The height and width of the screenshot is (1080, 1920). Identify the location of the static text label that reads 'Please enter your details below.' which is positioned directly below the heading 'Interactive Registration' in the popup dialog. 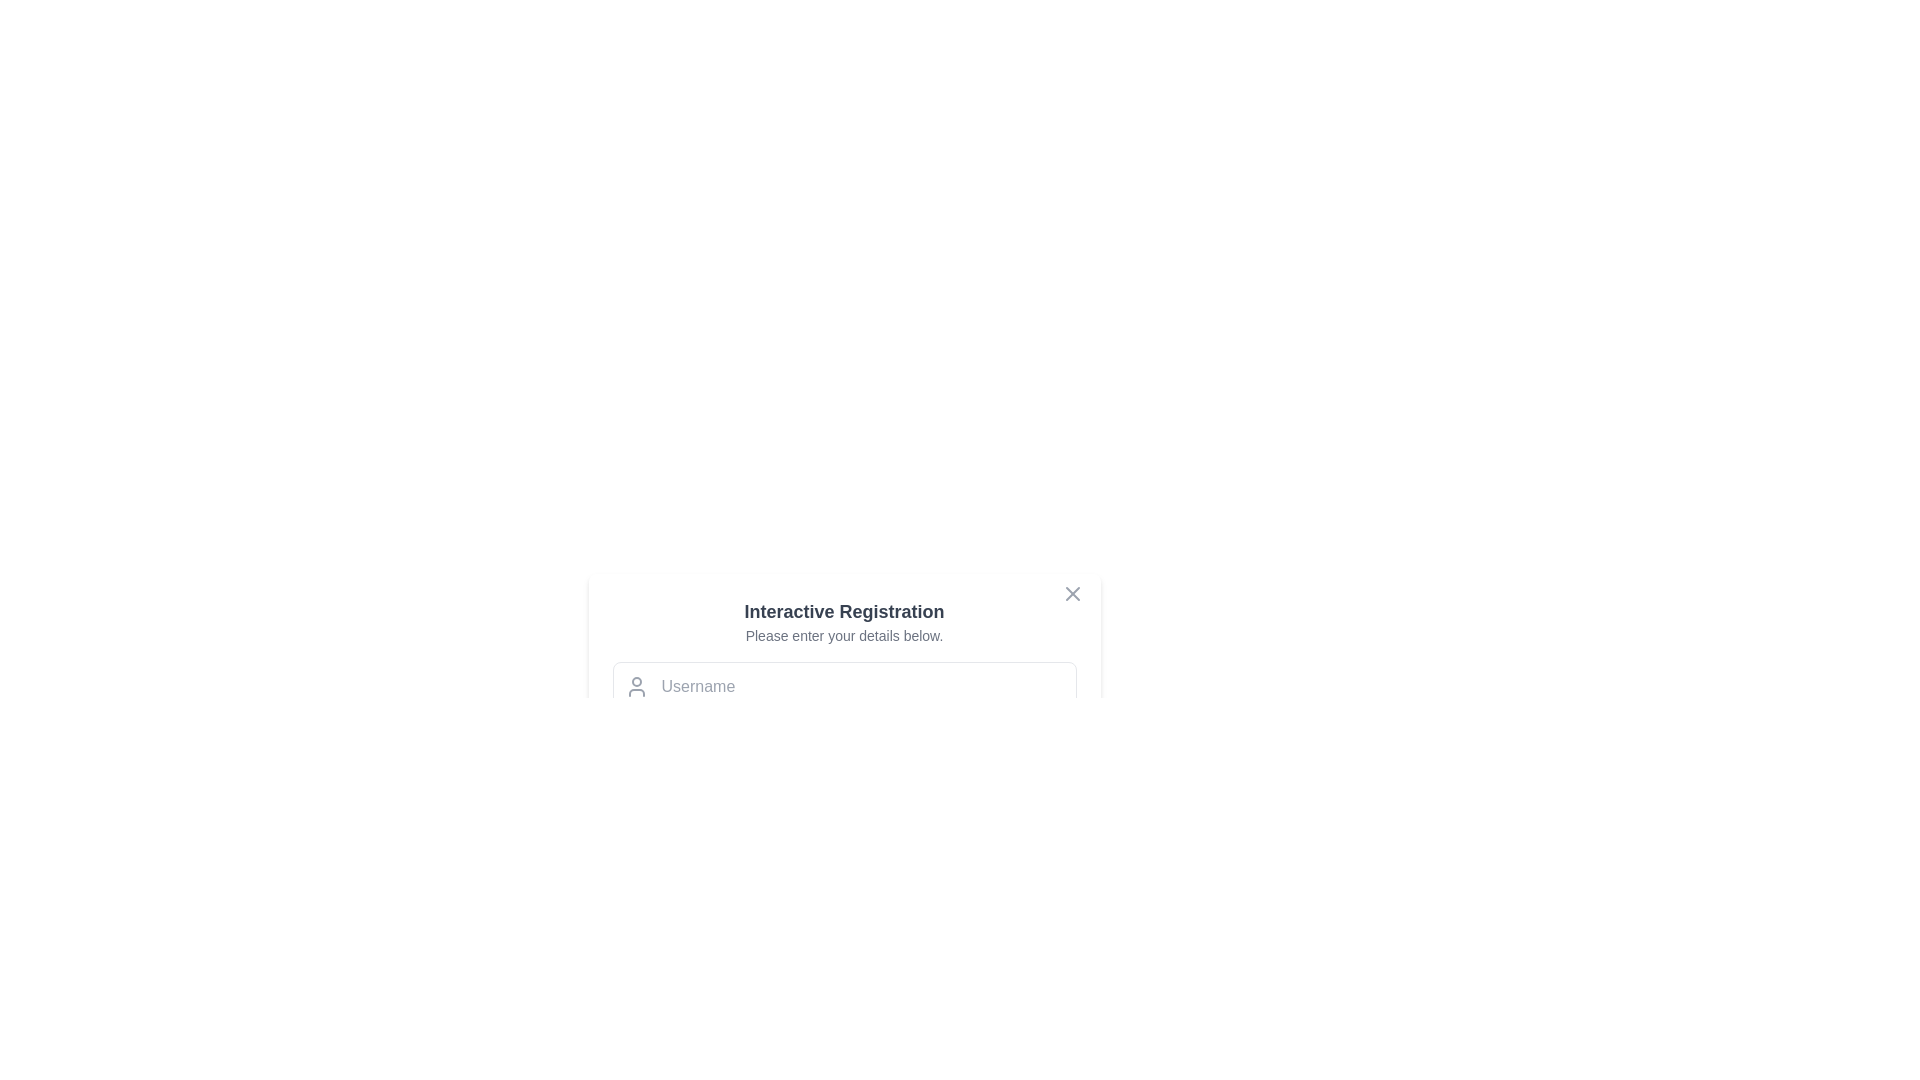
(844, 636).